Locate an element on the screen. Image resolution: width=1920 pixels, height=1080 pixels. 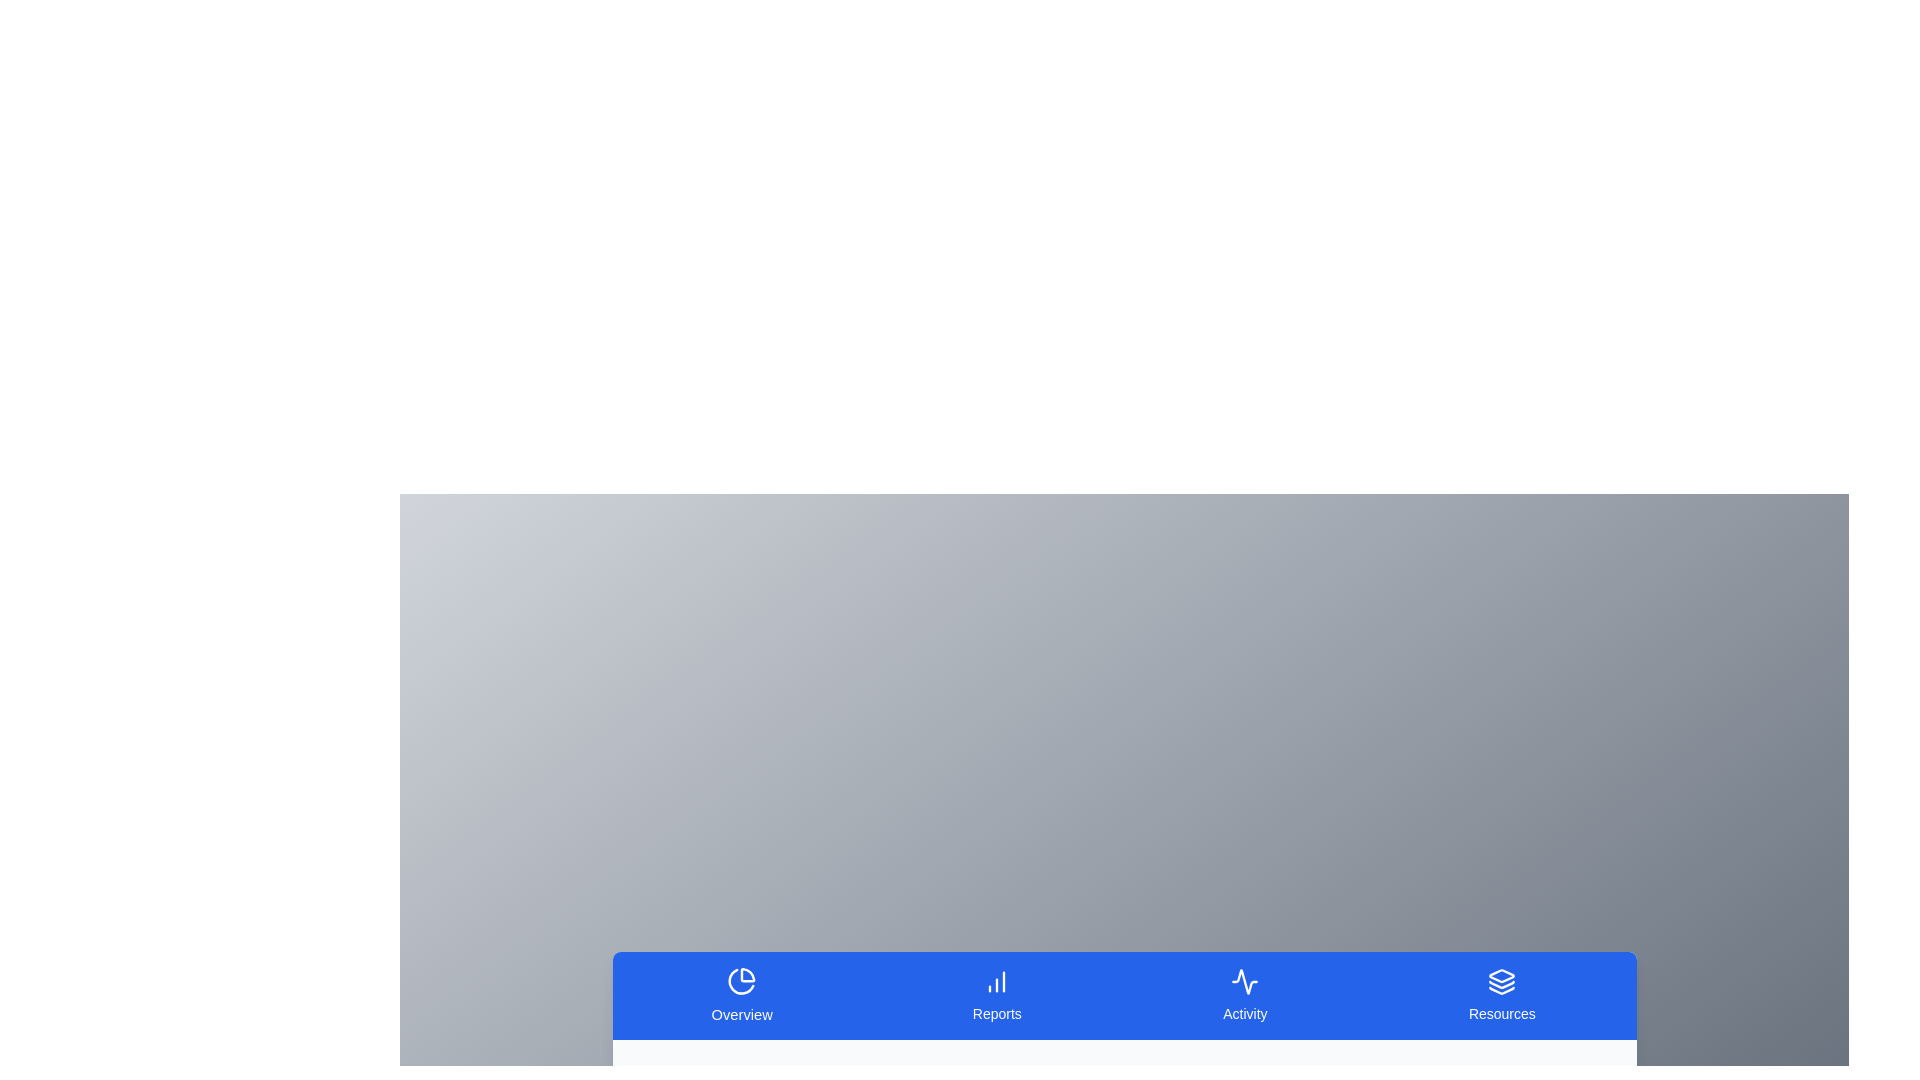
the tab corresponding to Resources is located at coordinates (1502, 995).